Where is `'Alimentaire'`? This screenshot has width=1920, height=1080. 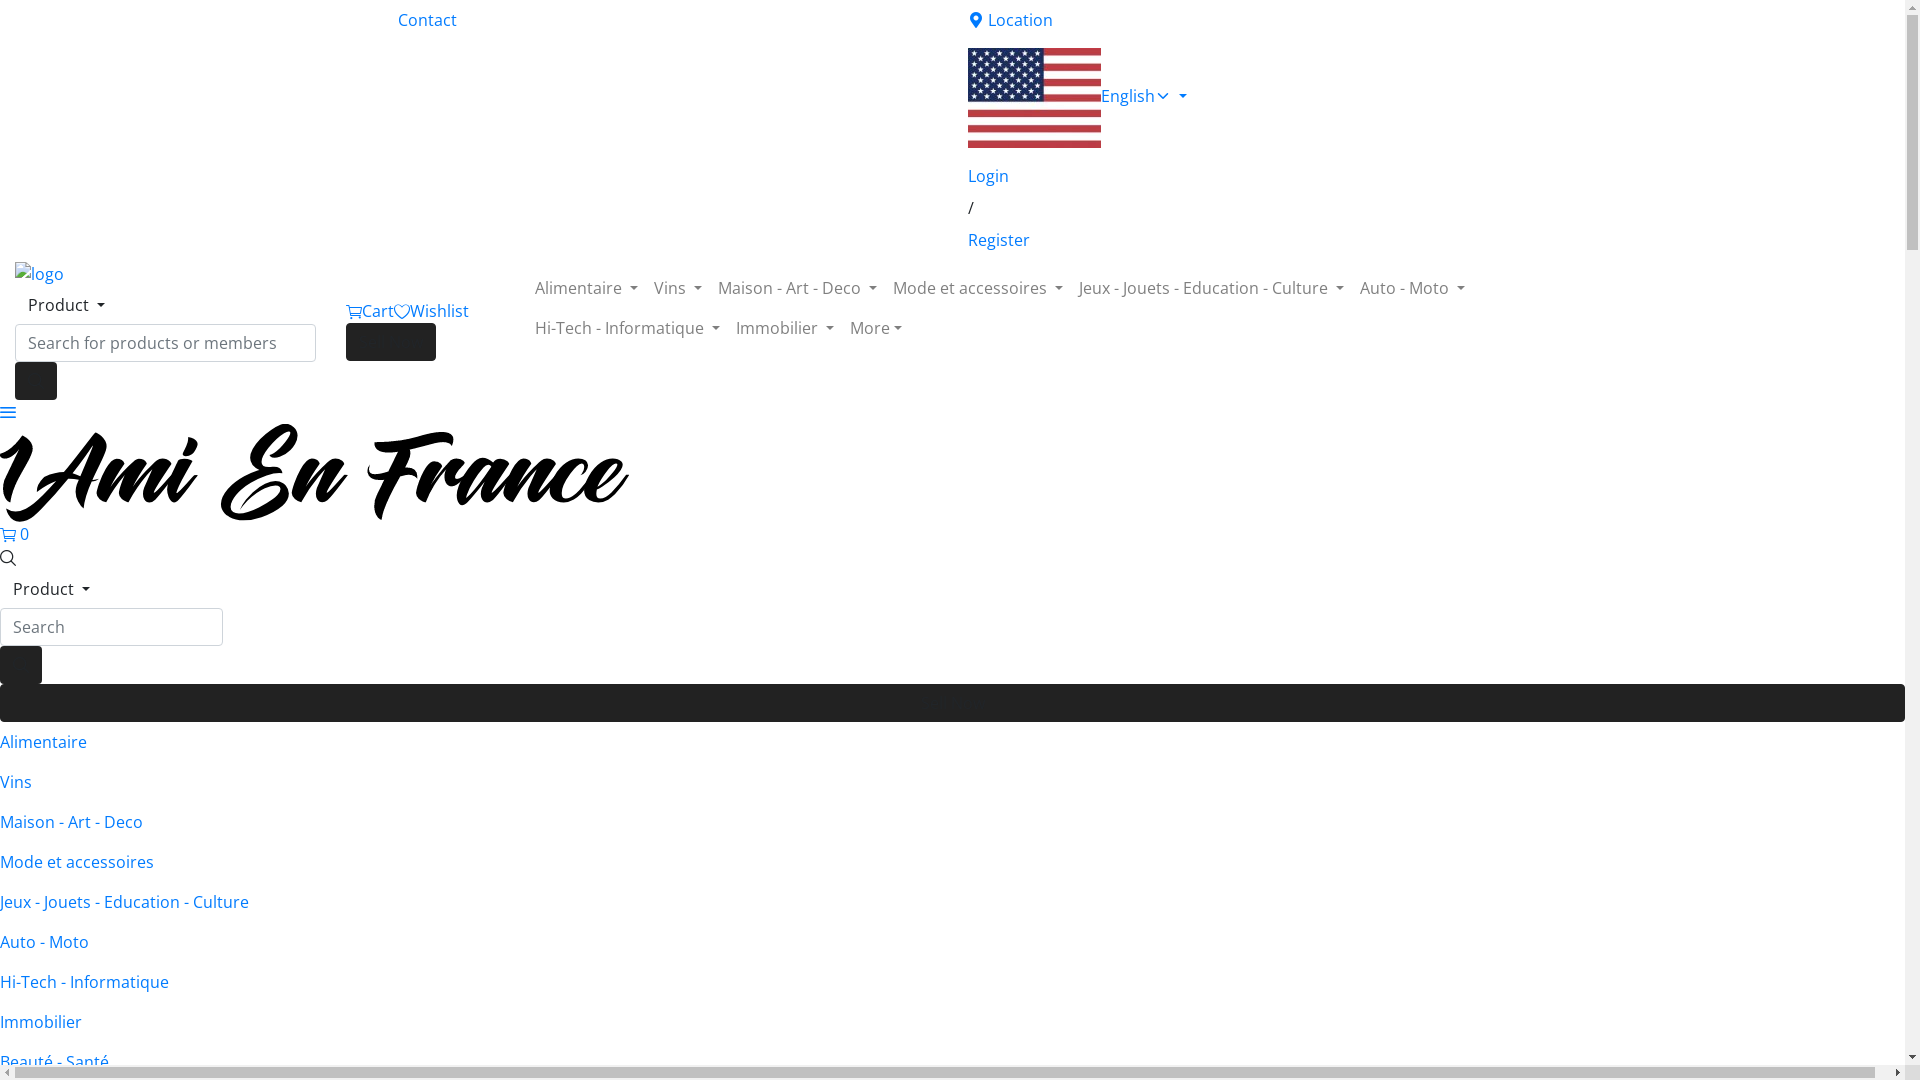
'Alimentaire' is located at coordinates (527, 288).